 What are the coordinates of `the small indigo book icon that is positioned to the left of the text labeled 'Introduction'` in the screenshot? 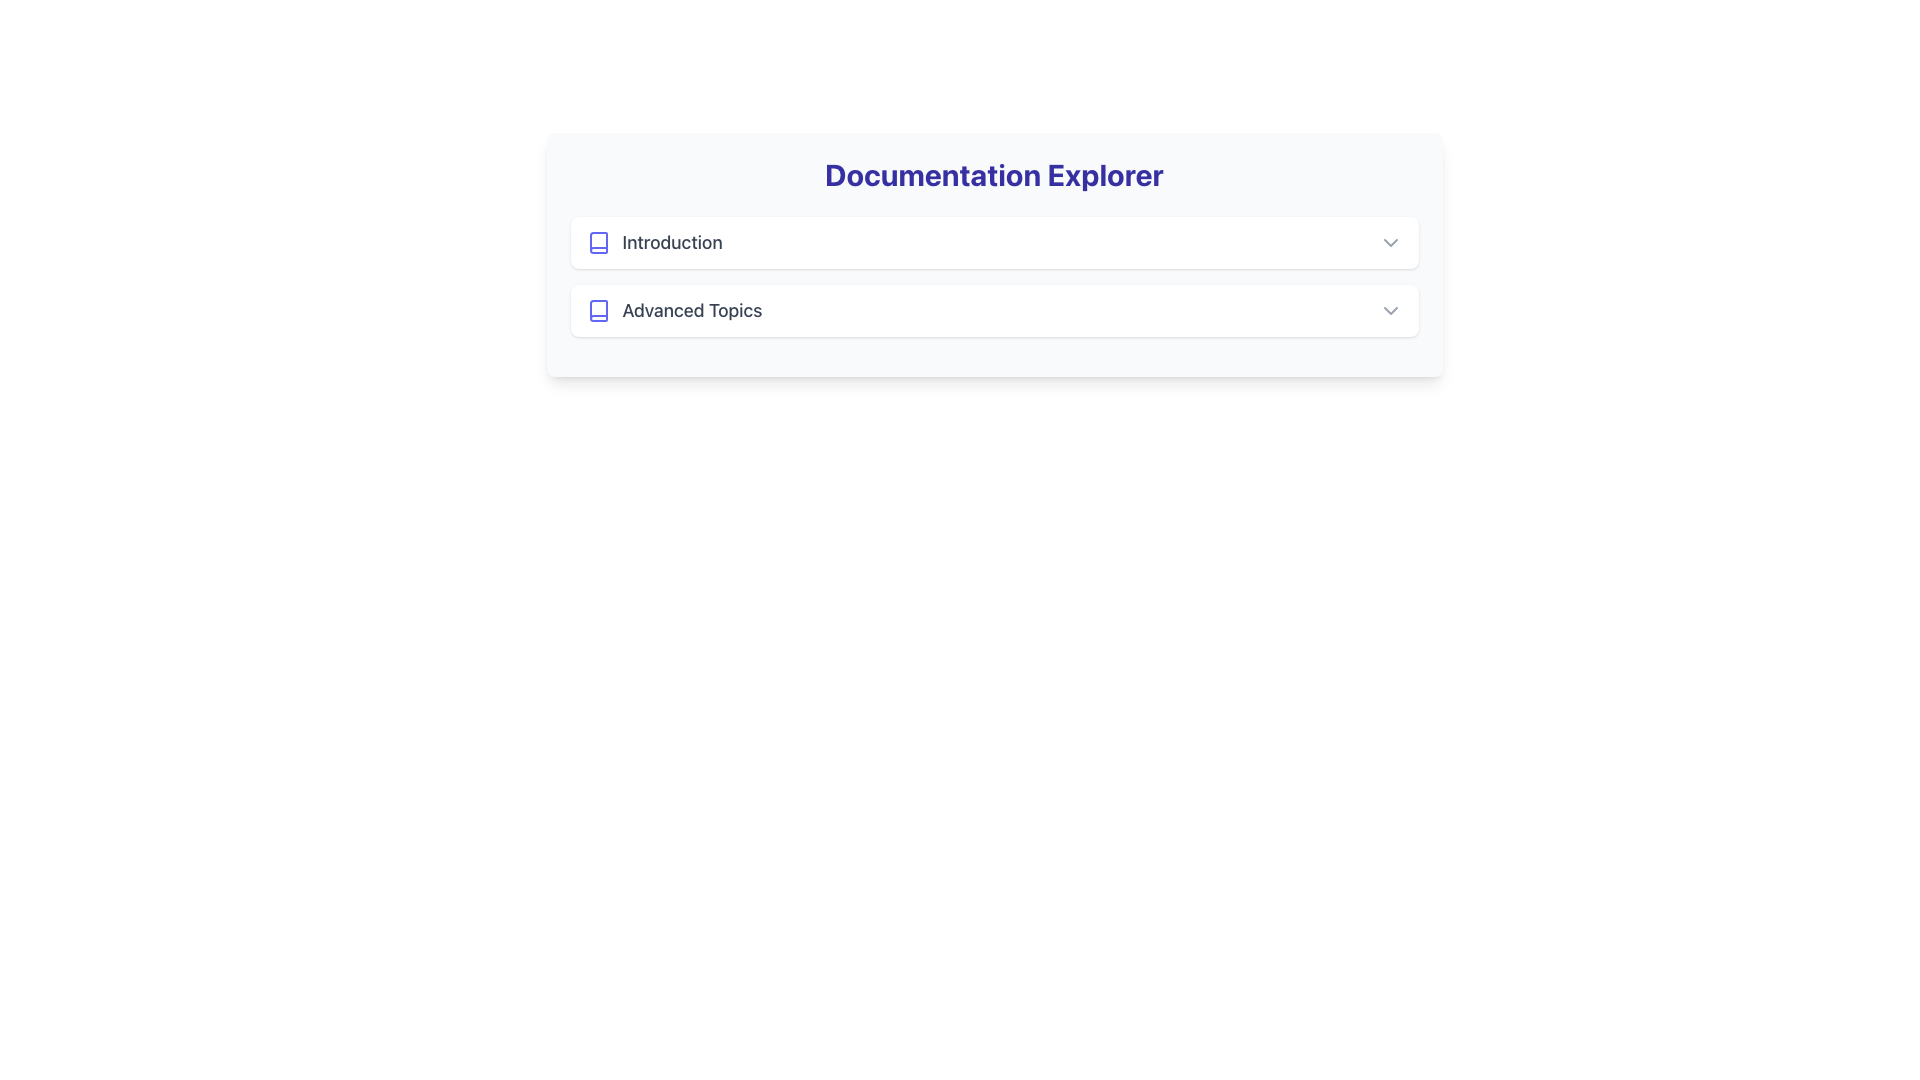 It's located at (597, 242).